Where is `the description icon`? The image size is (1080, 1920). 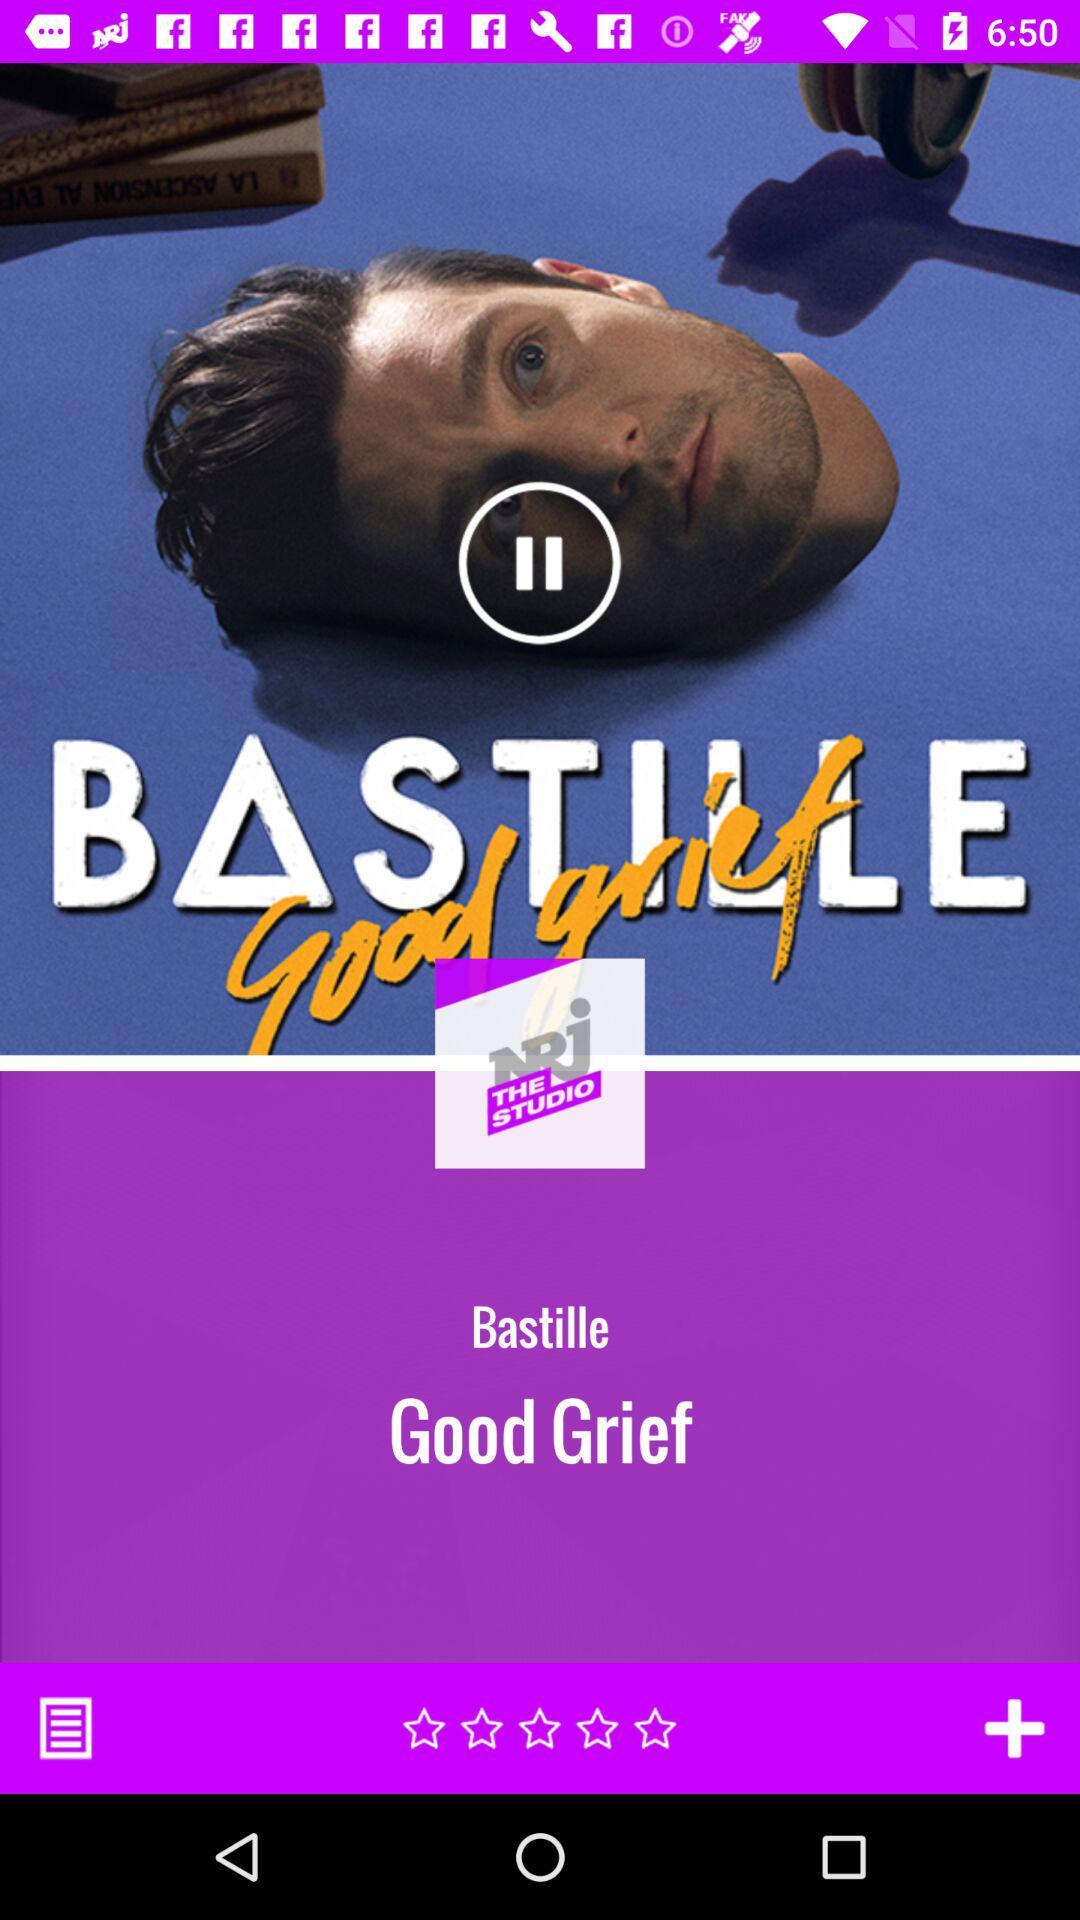
the description icon is located at coordinates (64, 1727).